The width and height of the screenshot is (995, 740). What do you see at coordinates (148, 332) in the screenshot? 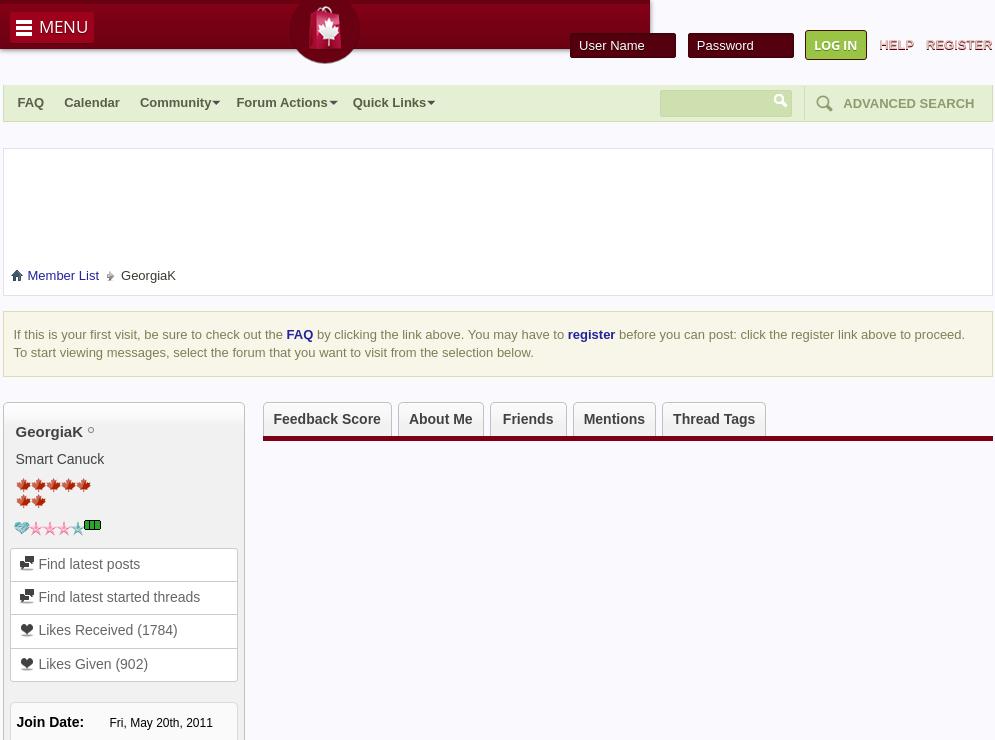
I see `'If this is your first visit, be sure to		check out the'` at bounding box center [148, 332].